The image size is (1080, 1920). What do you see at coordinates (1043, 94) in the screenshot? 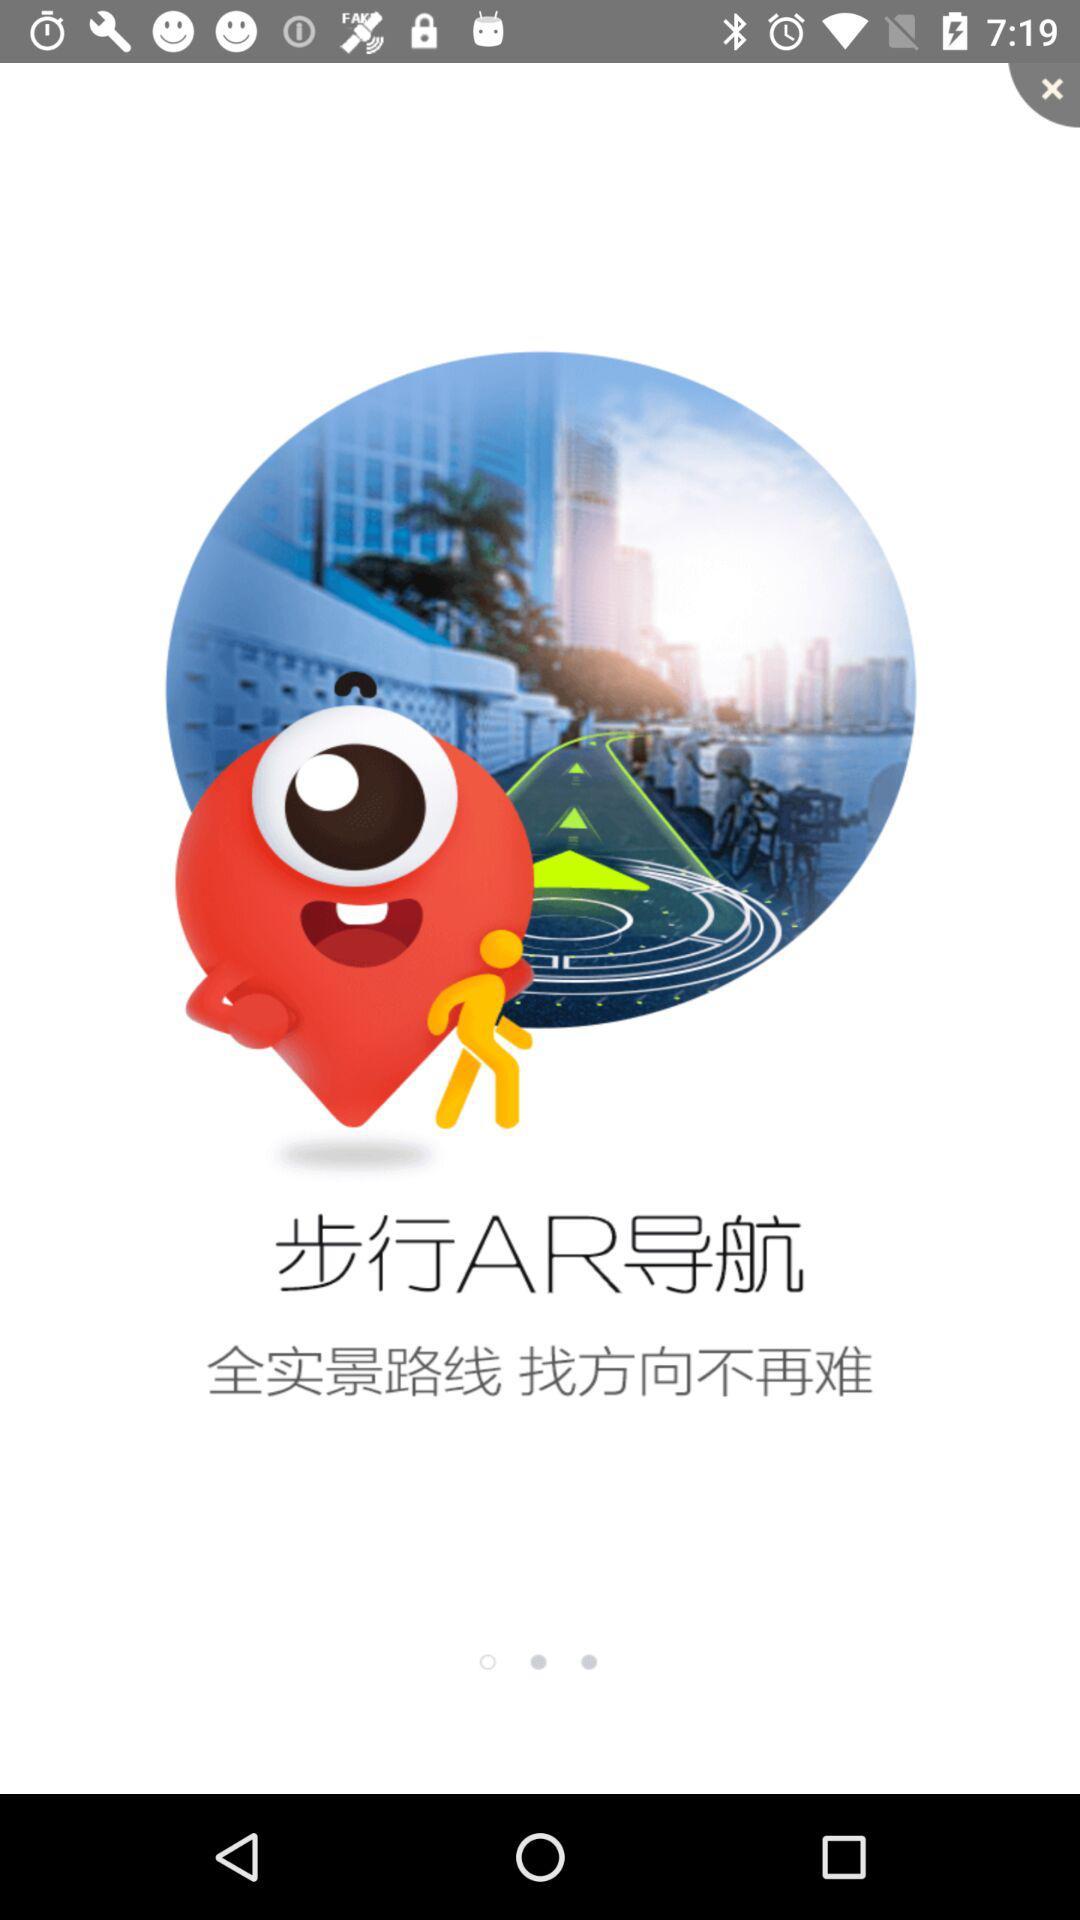
I see `close` at bounding box center [1043, 94].